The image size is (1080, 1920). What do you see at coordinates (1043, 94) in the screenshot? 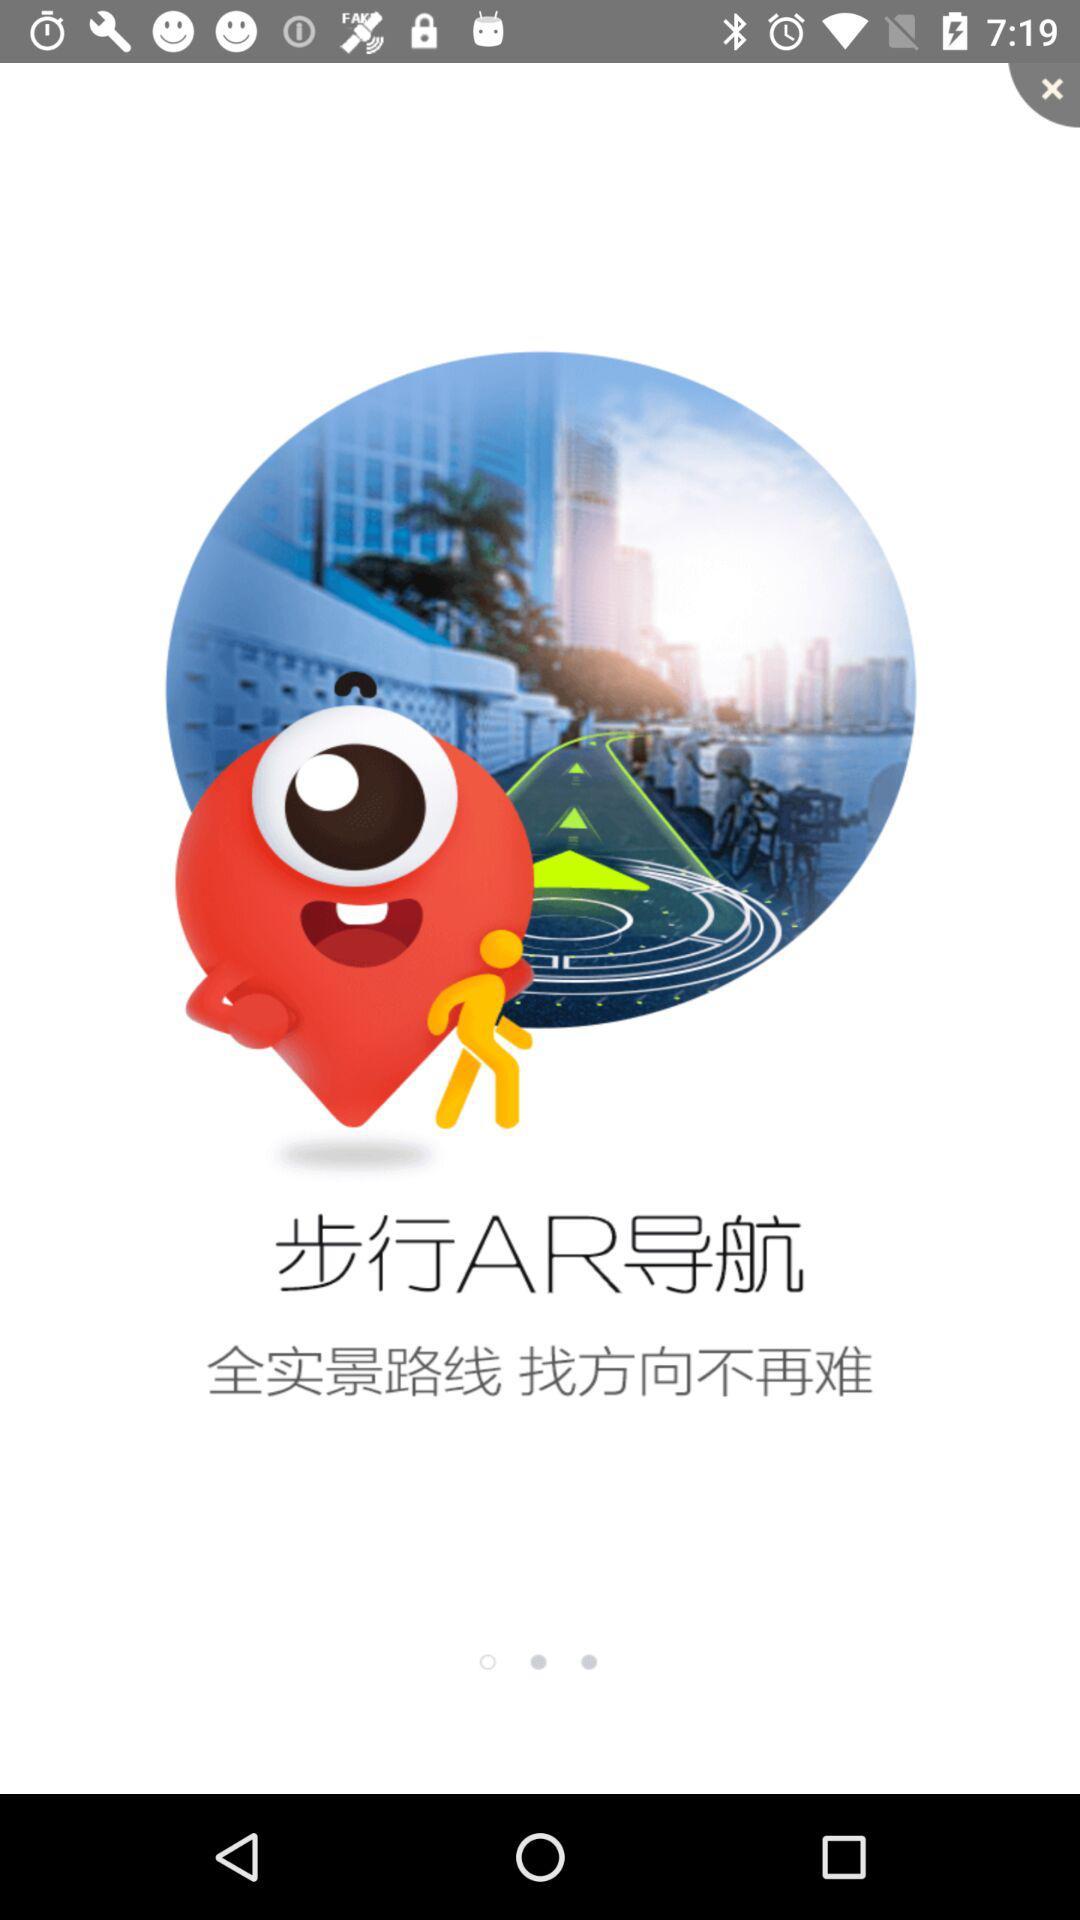
I see `close` at bounding box center [1043, 94].